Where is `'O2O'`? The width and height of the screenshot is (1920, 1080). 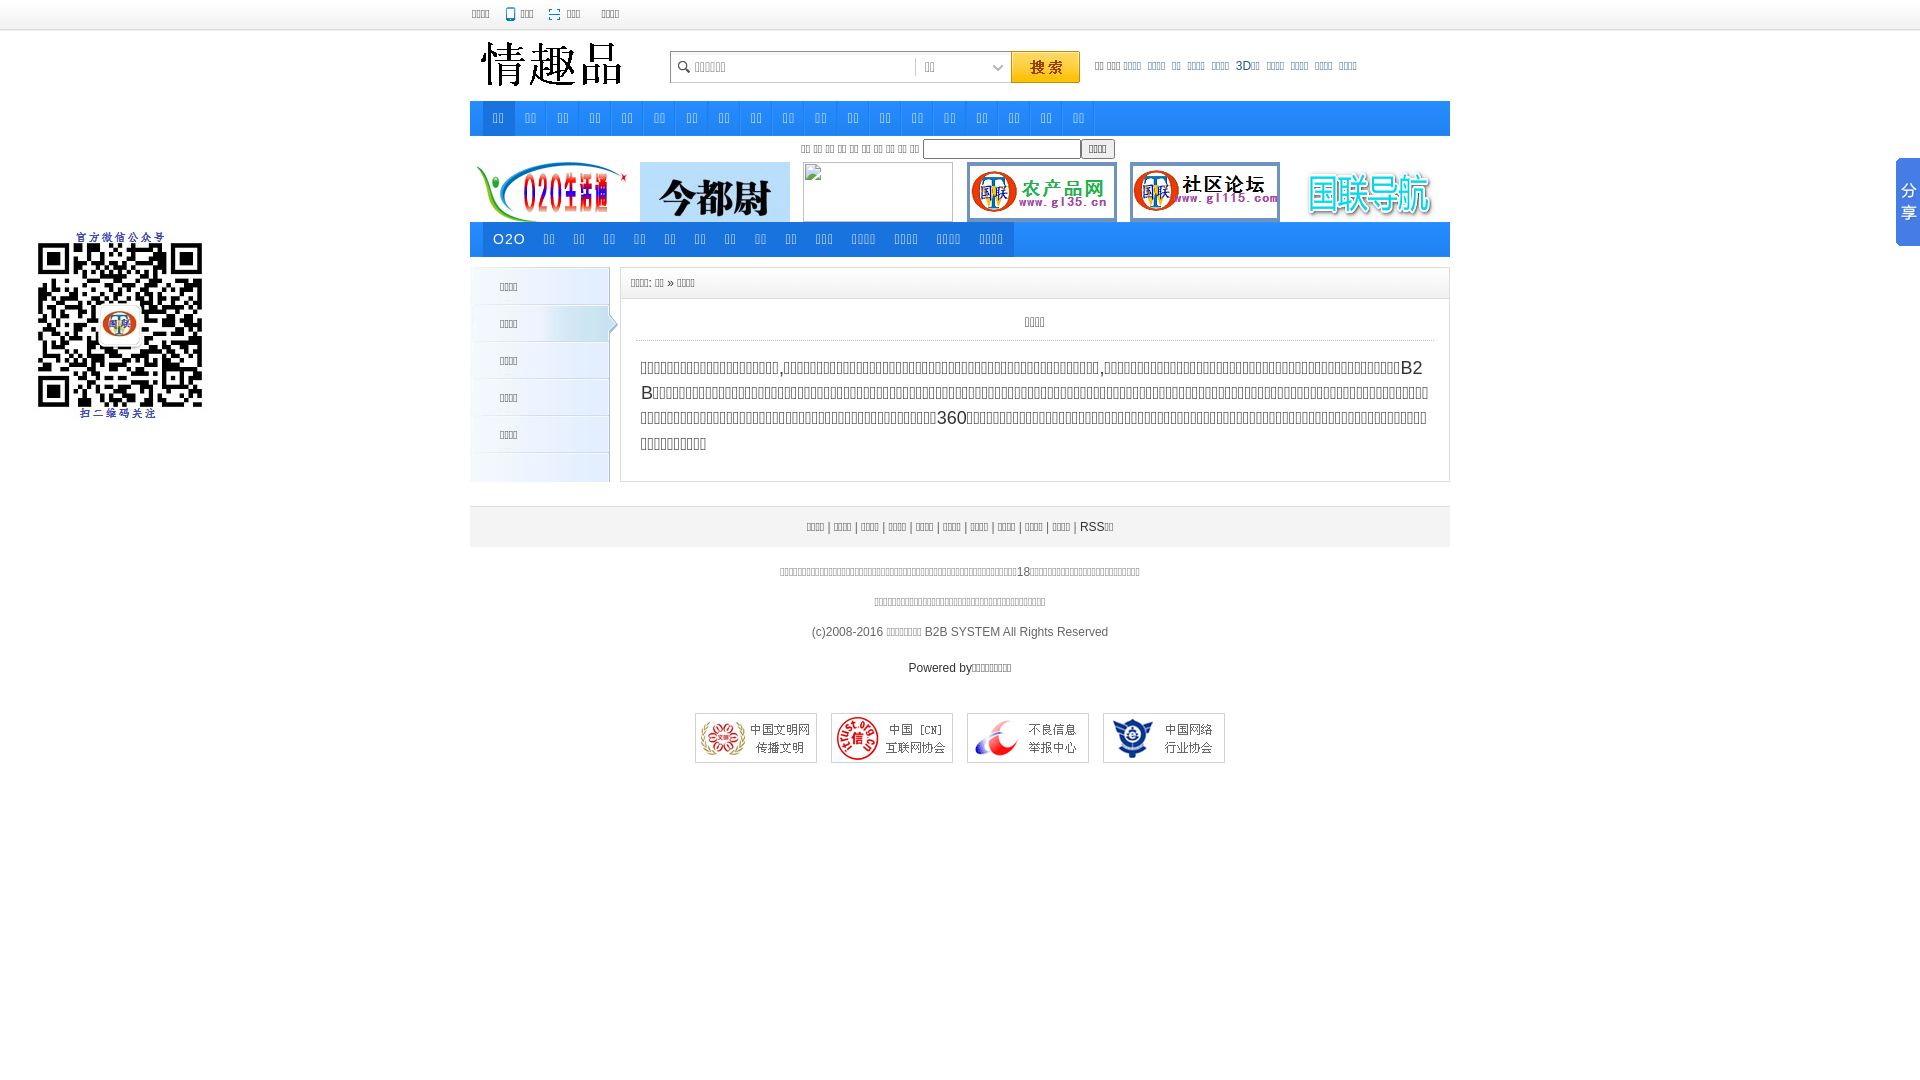 'O2O' is located at coordinates (509, 238).